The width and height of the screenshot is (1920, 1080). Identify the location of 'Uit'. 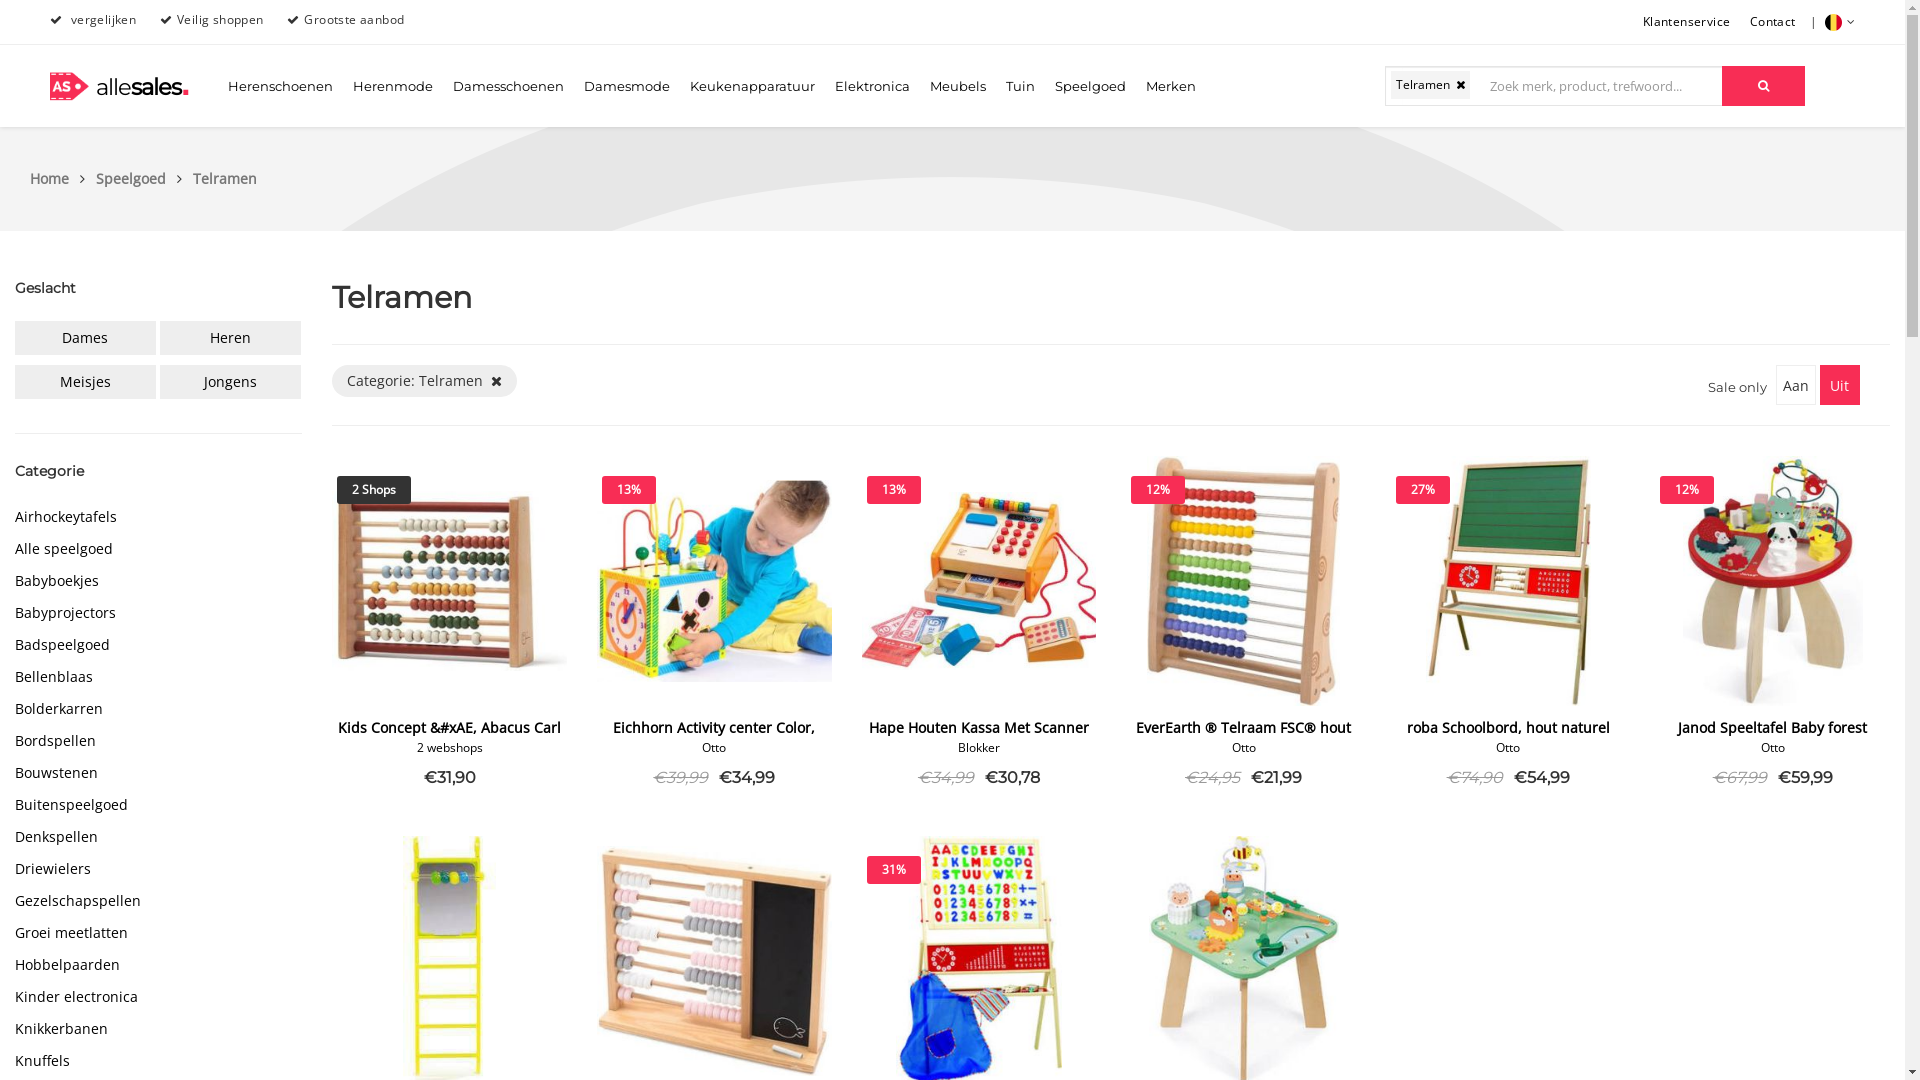
(1839, 385).